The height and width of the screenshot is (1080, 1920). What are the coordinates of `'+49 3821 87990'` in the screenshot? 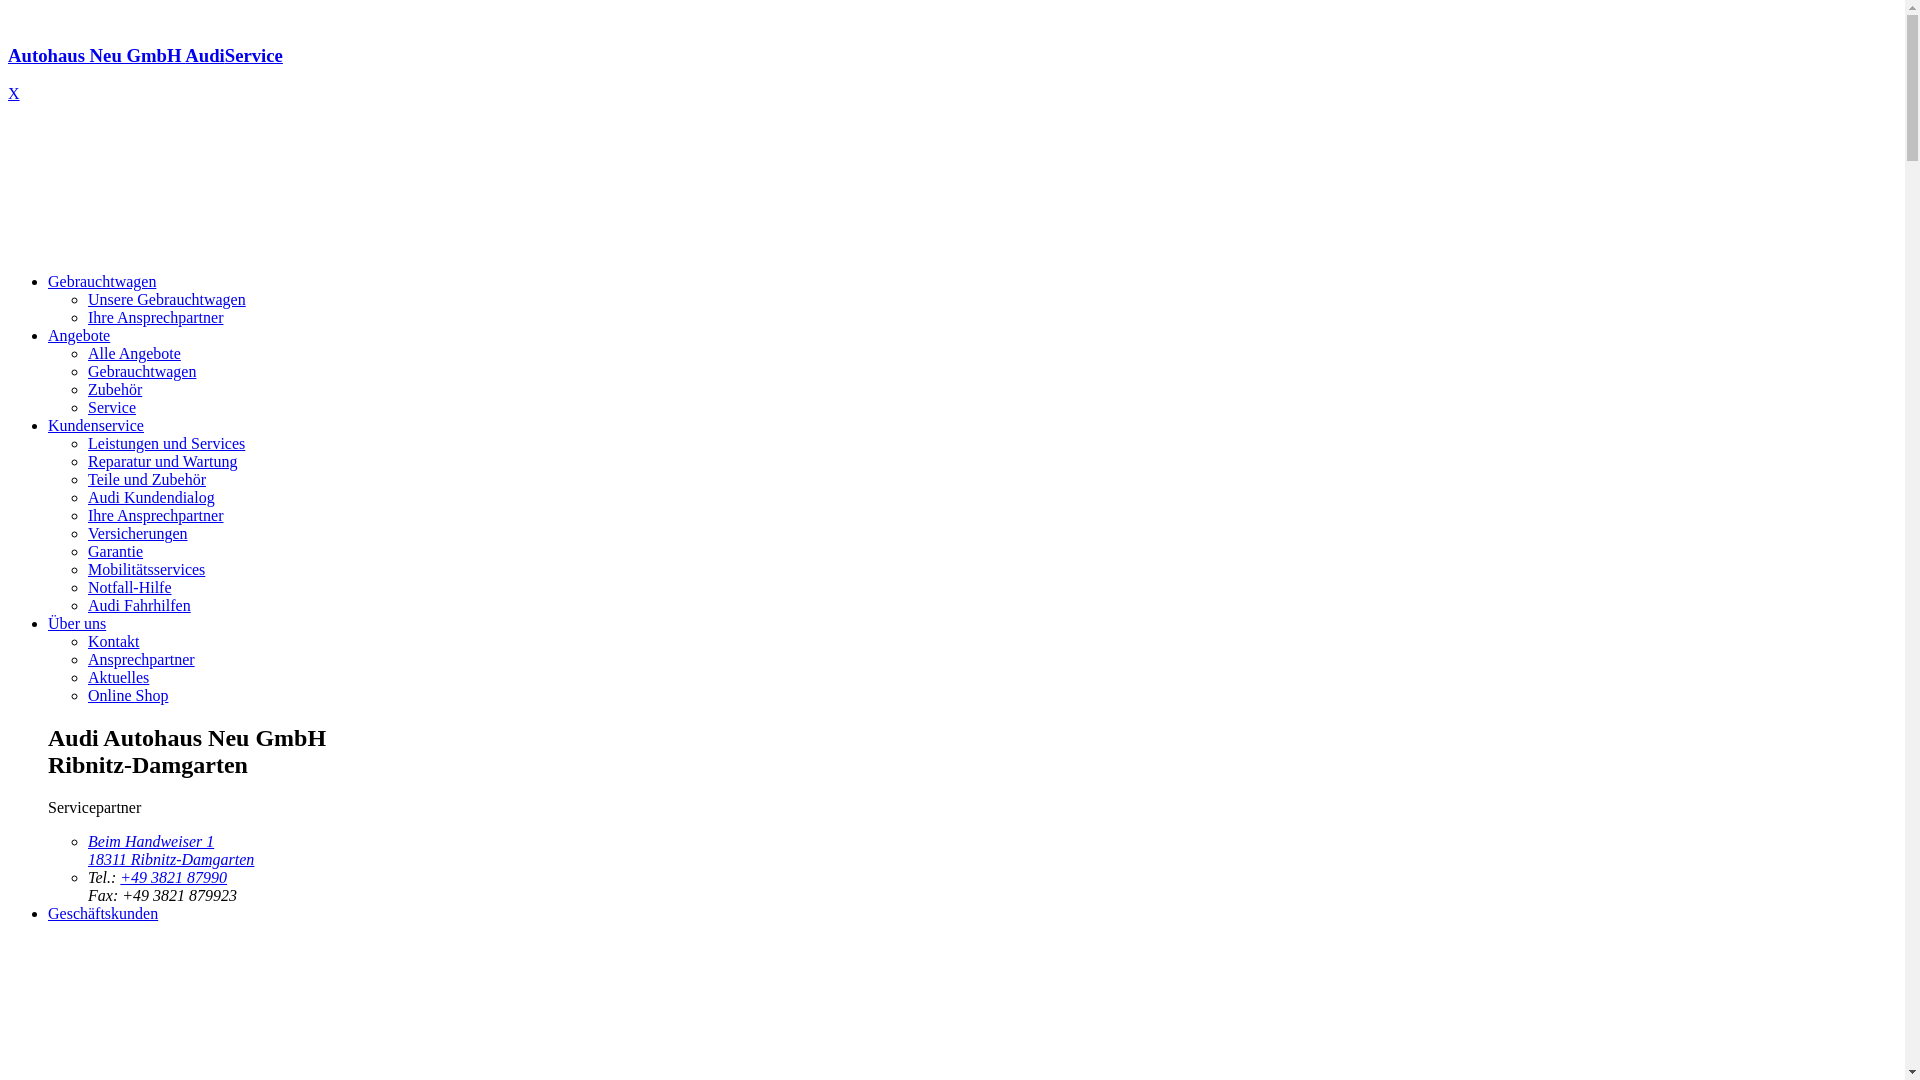 It's located at (173, 876).